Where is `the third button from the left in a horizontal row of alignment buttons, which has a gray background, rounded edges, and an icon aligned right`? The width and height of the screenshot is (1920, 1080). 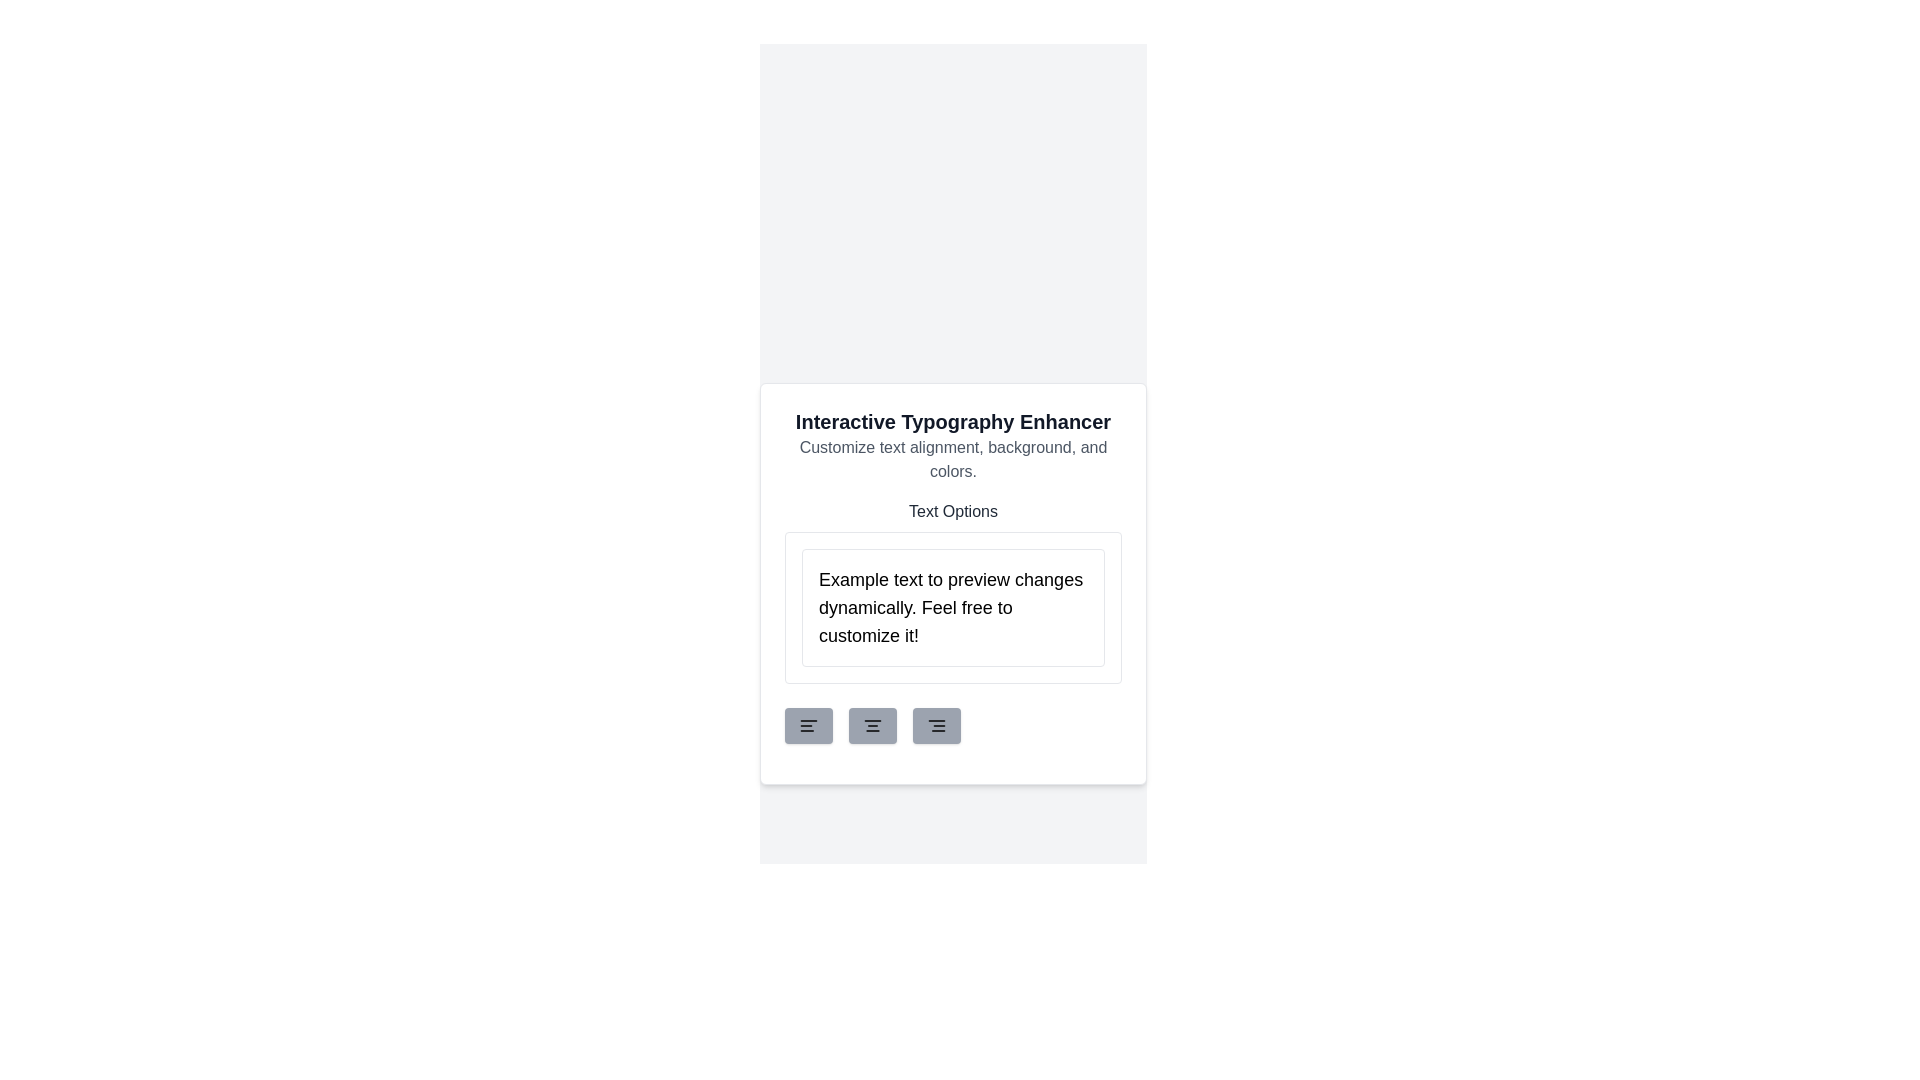
the third button from the left in a horizontal row of alignment buttons, which has a gray background, rounded edges, and an icon aligned right is located at coordinates (952, 725).